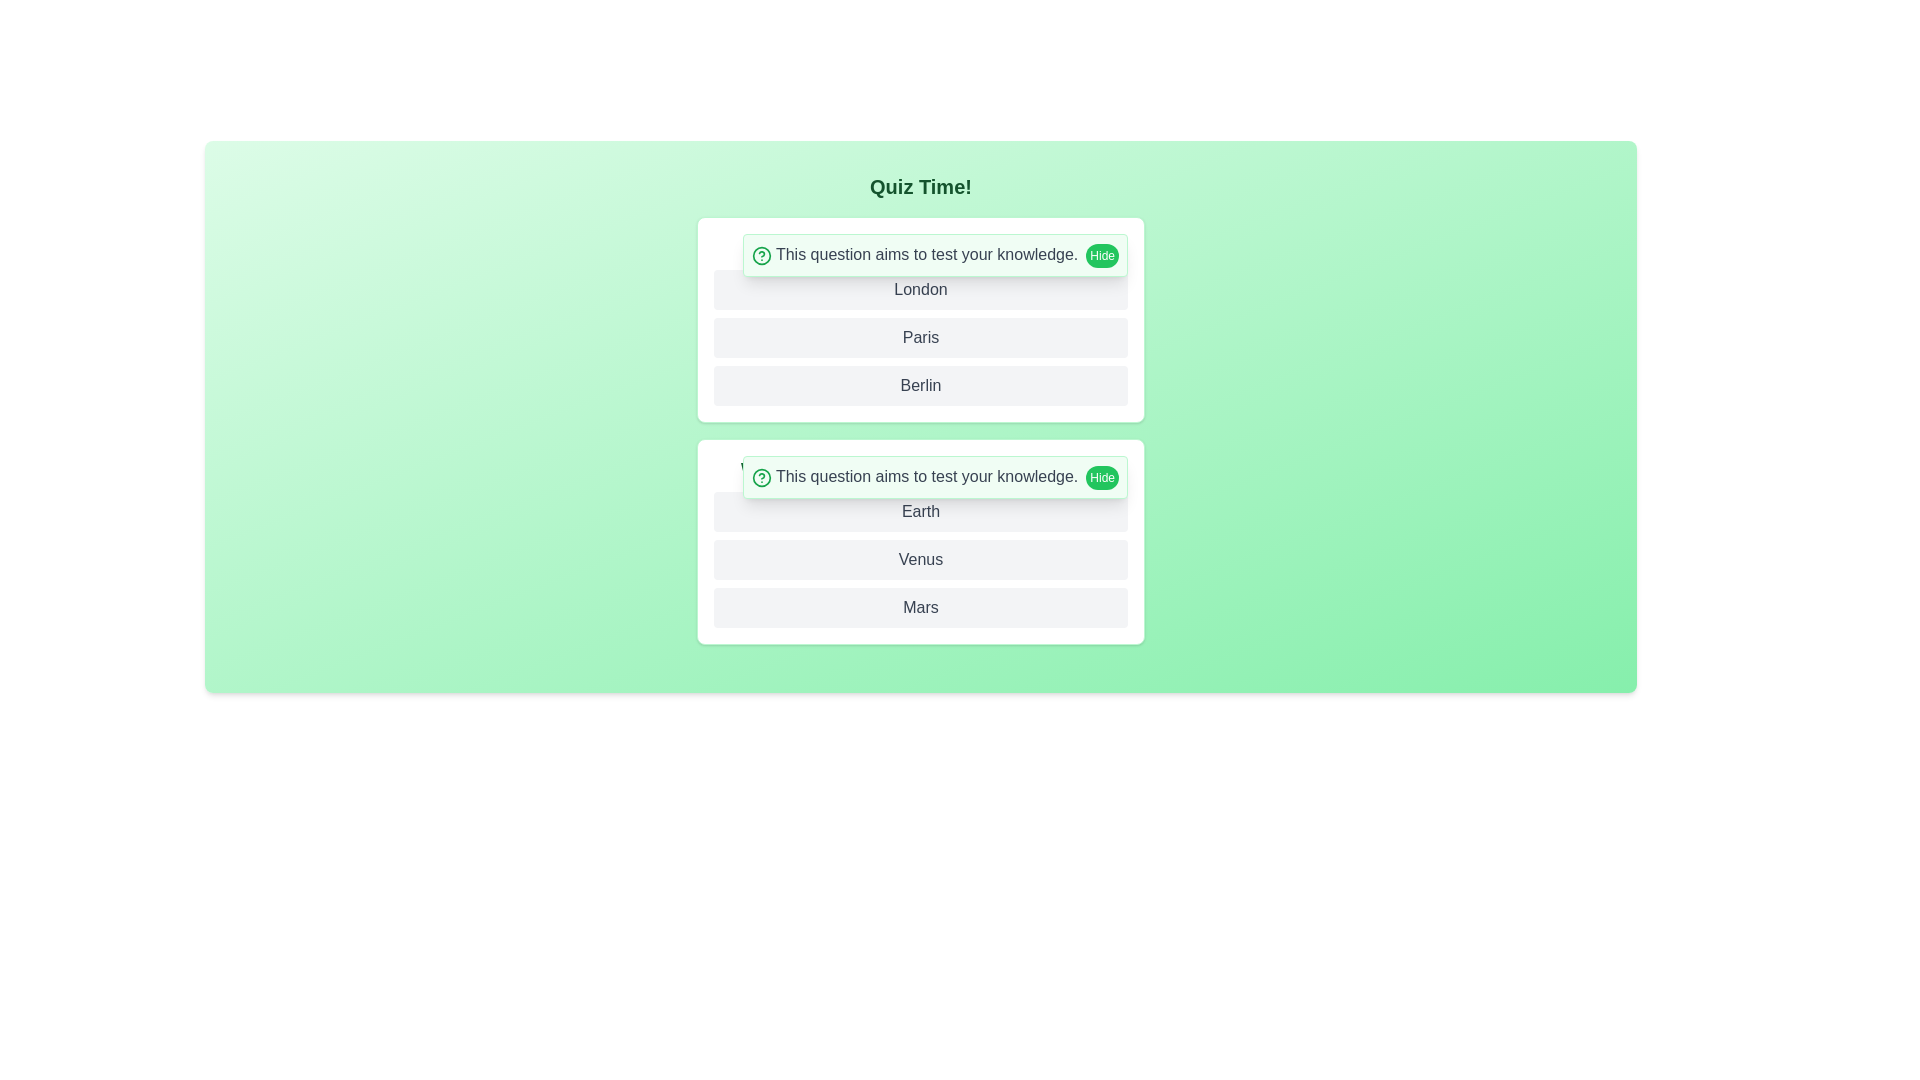 This screenshot has width=1920, height=1080. Describe the element at coordinates (760, 477) in the screenshot. I see `the circular icon with a green outline and a '?' symbol in its center` at that location.